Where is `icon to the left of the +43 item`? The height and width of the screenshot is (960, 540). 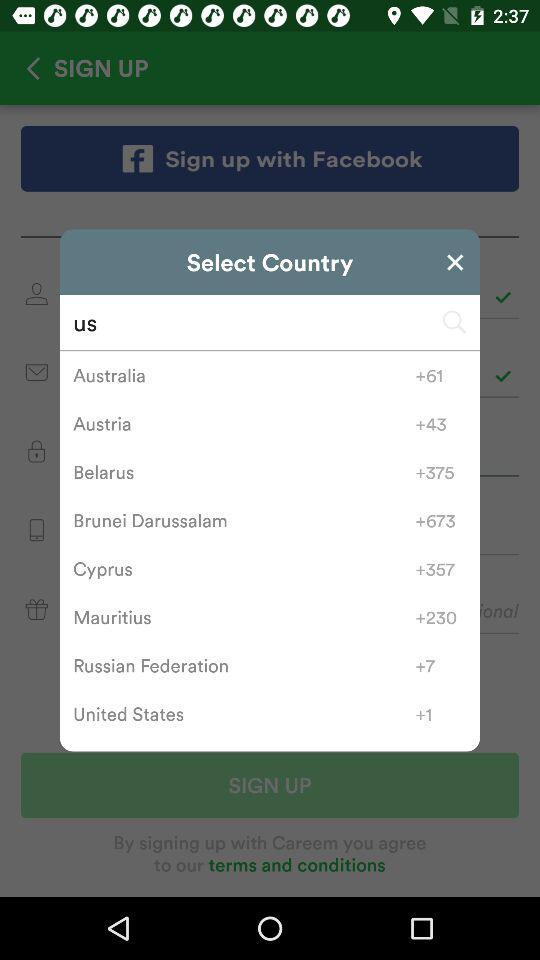 icon to the left of the +43 item is located at coordinates (244, 423).